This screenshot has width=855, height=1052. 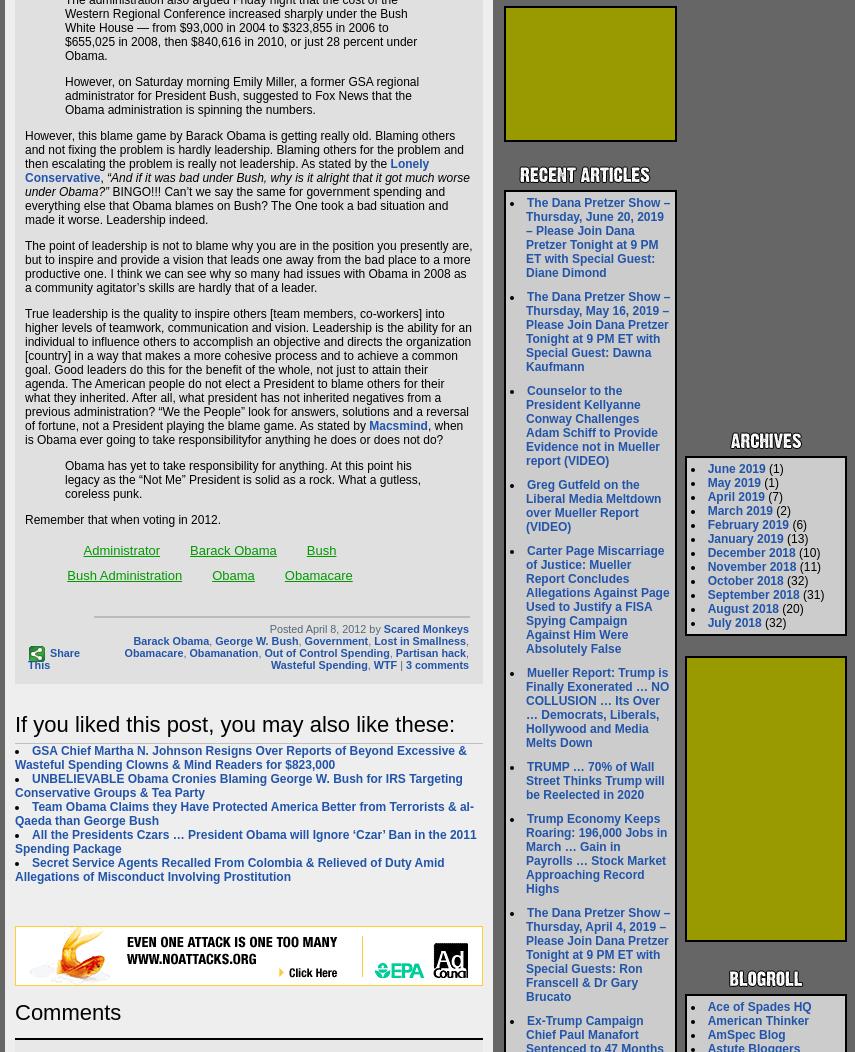 What do you see at coordinates (243, 814) in the screenshot?
I see `'Team Obama Claims they Have Protected America Better from Terrorists & al-Qaeda  than George Bush'` at bounding box center [243, 814].